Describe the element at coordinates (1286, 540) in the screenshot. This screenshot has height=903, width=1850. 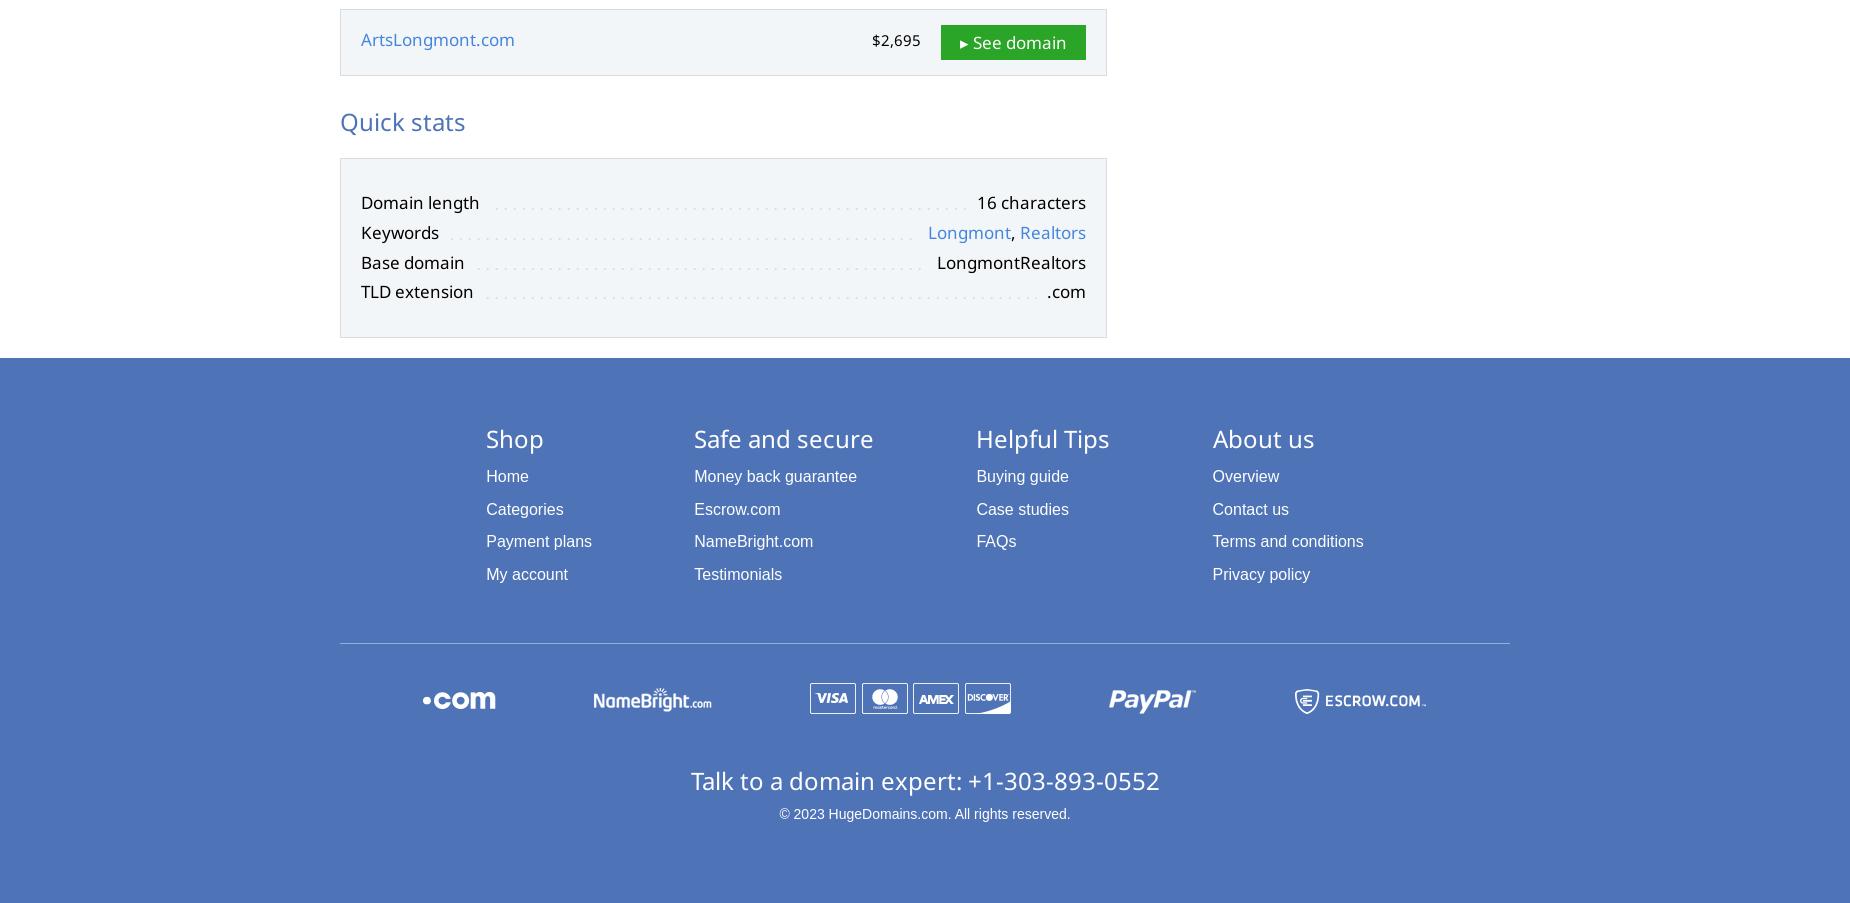
I see `'Terms and conditions'` at that location.